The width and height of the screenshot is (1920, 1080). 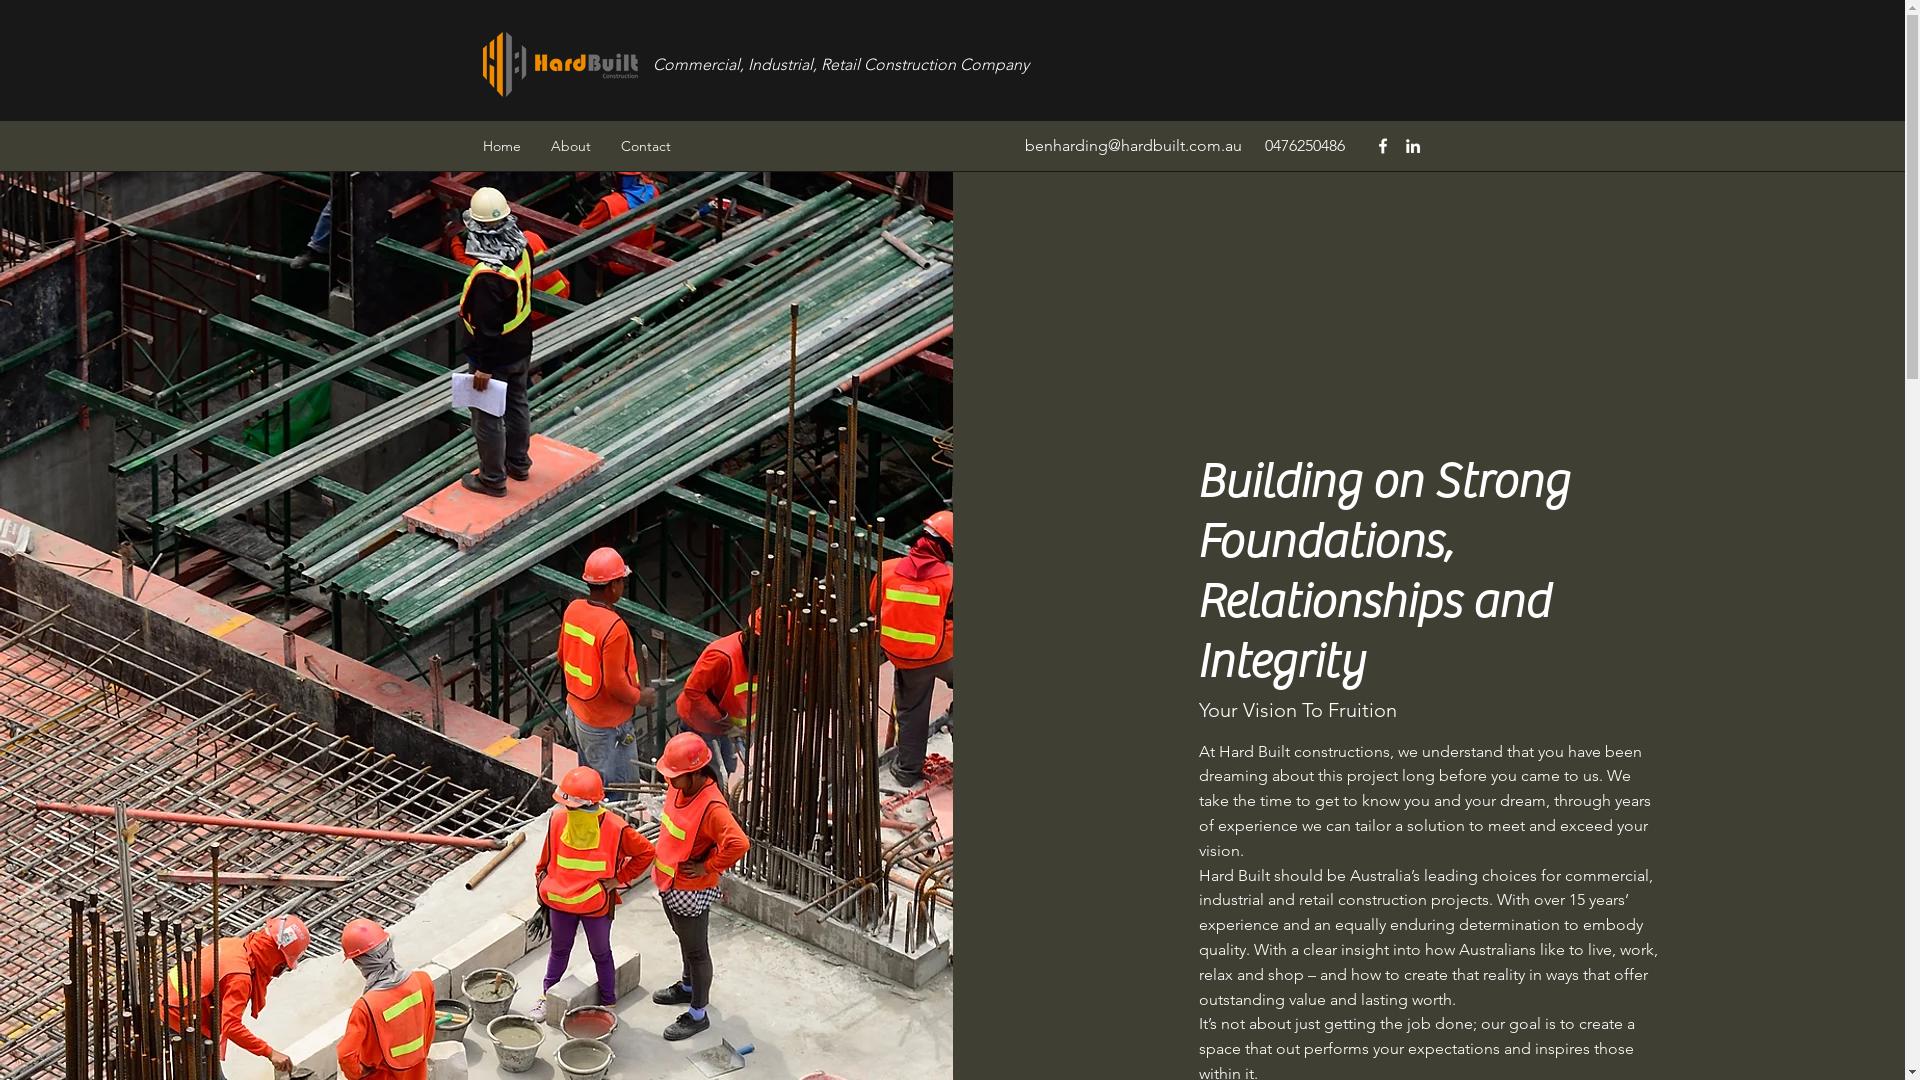 I want to click on 'benharding@hardbuilt.com.au', so click(x=1132, y=144).